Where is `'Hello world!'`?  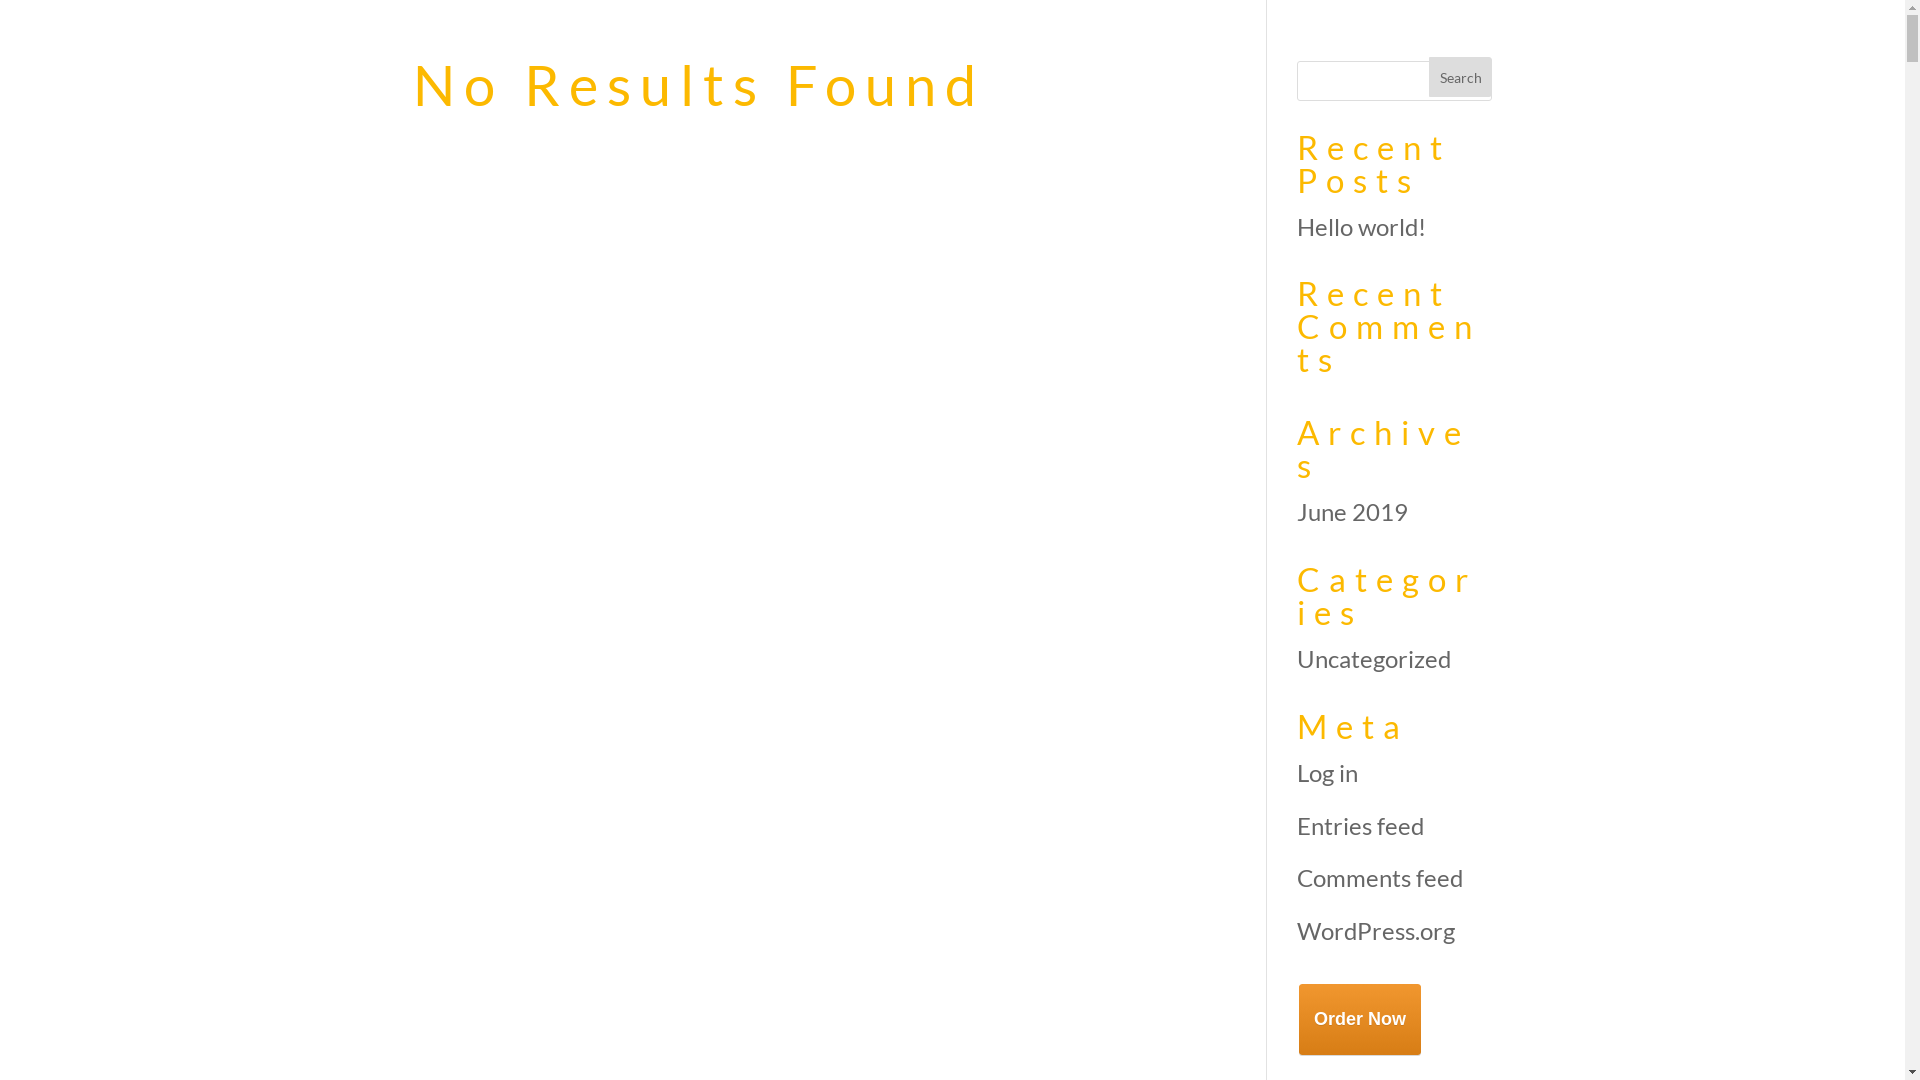
'Hello world!' is located at coordinates (1360, 225).